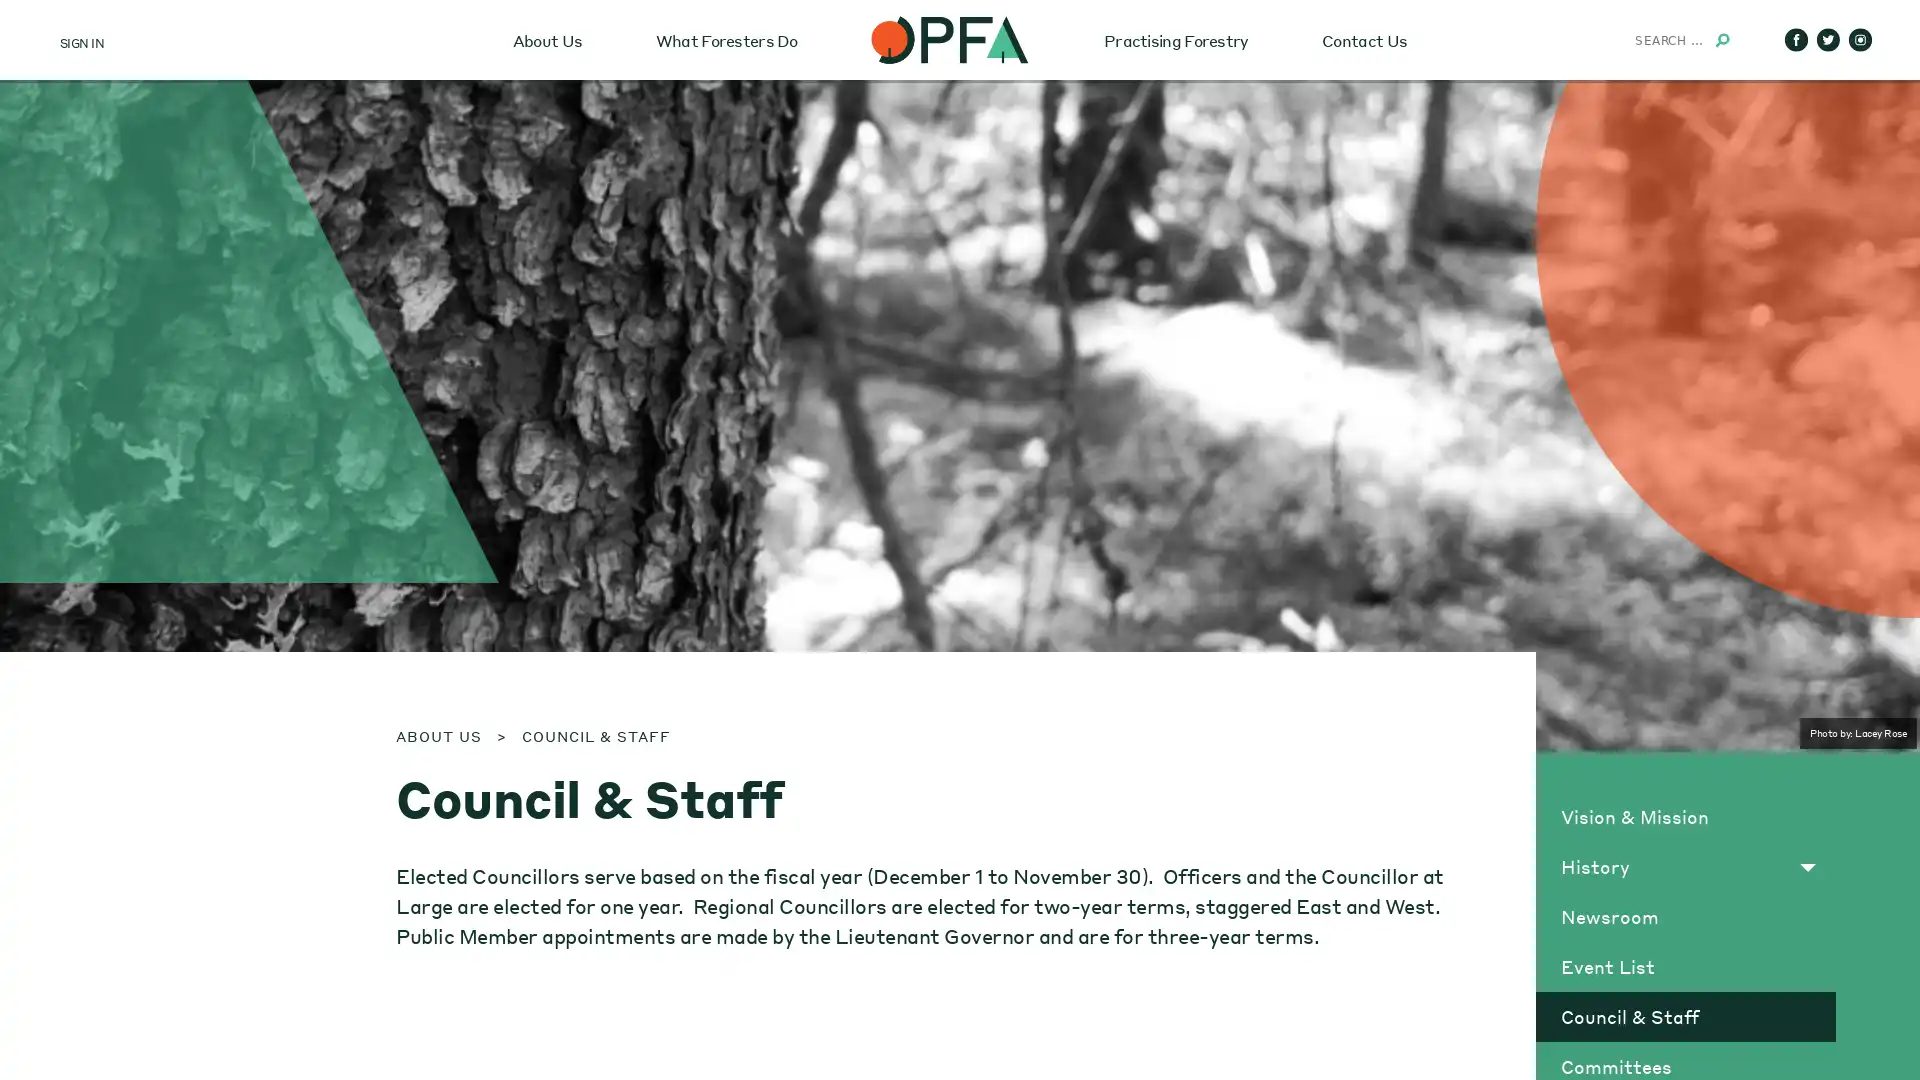  Describe the element at coordinates (1721, 39) in the screenshot. I see `Search` at that location.